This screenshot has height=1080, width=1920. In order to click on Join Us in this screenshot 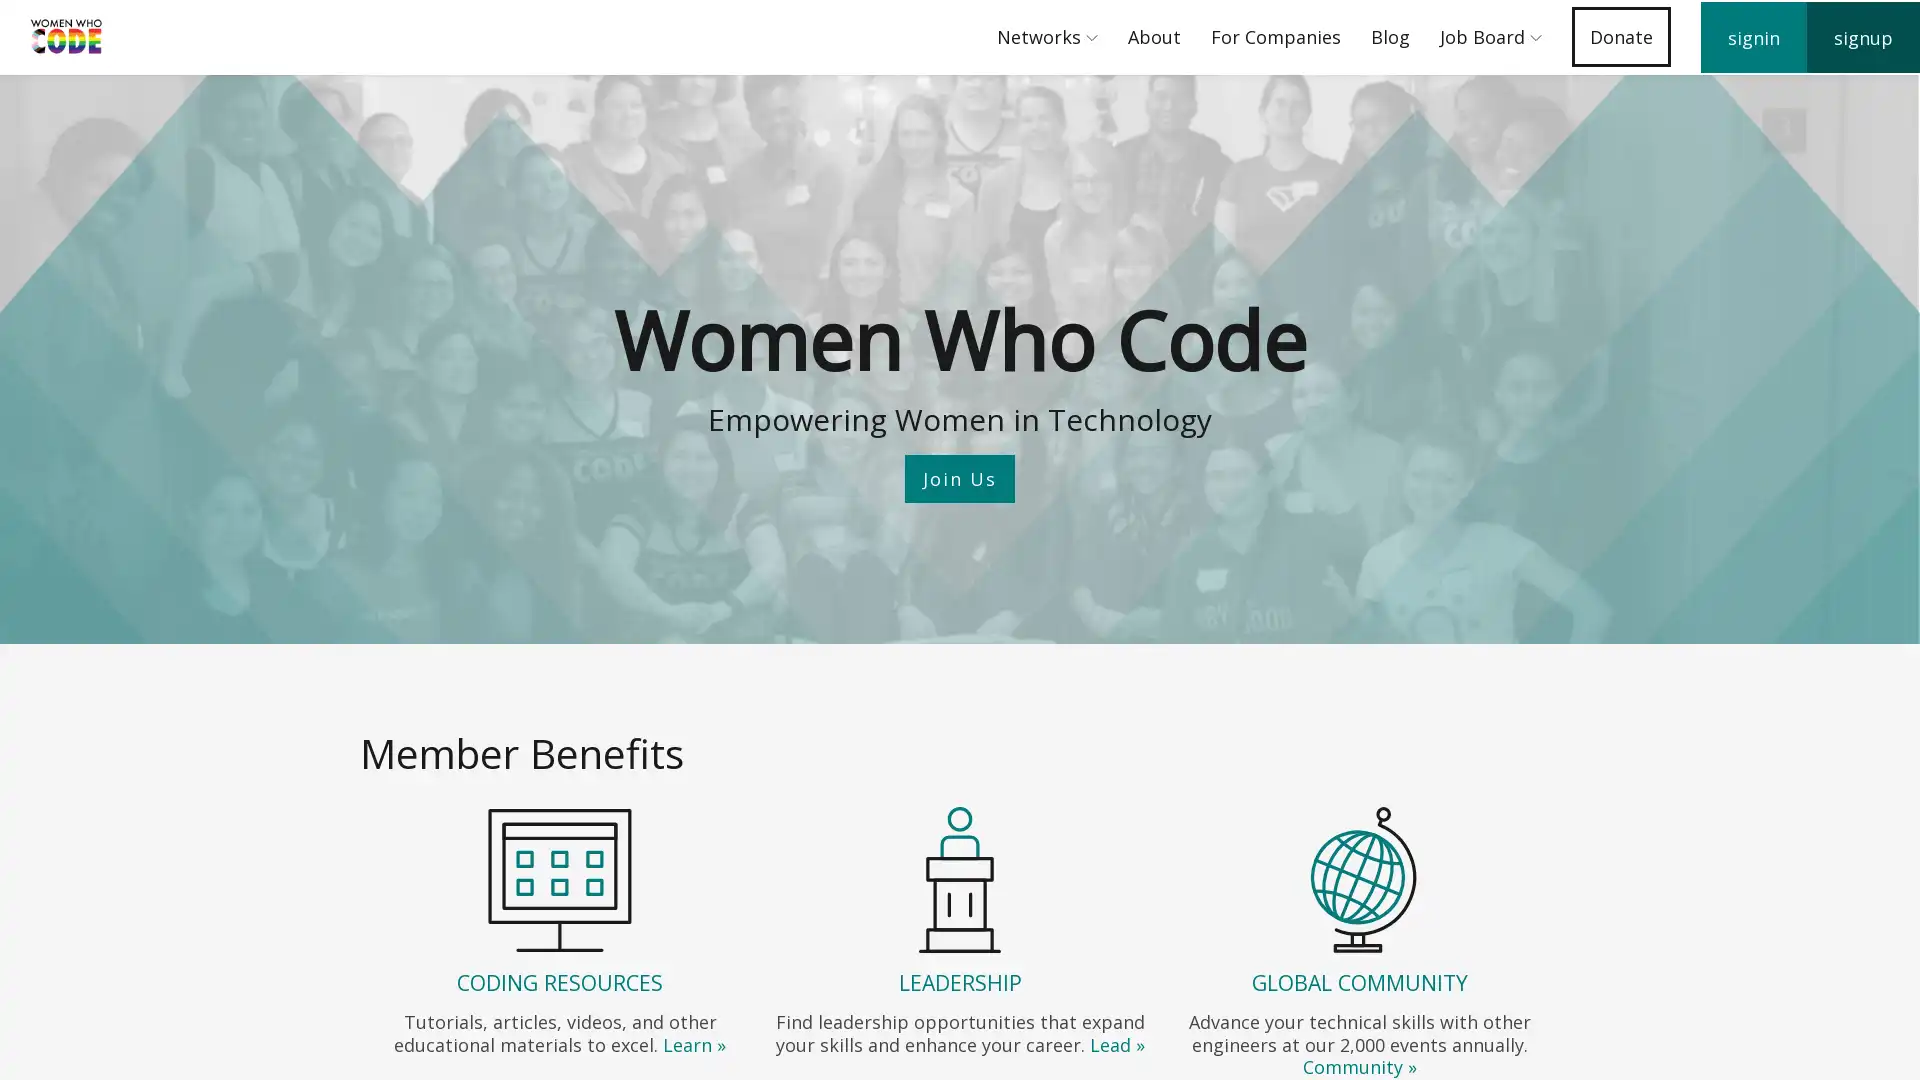, I will do `click(960, 478)`.